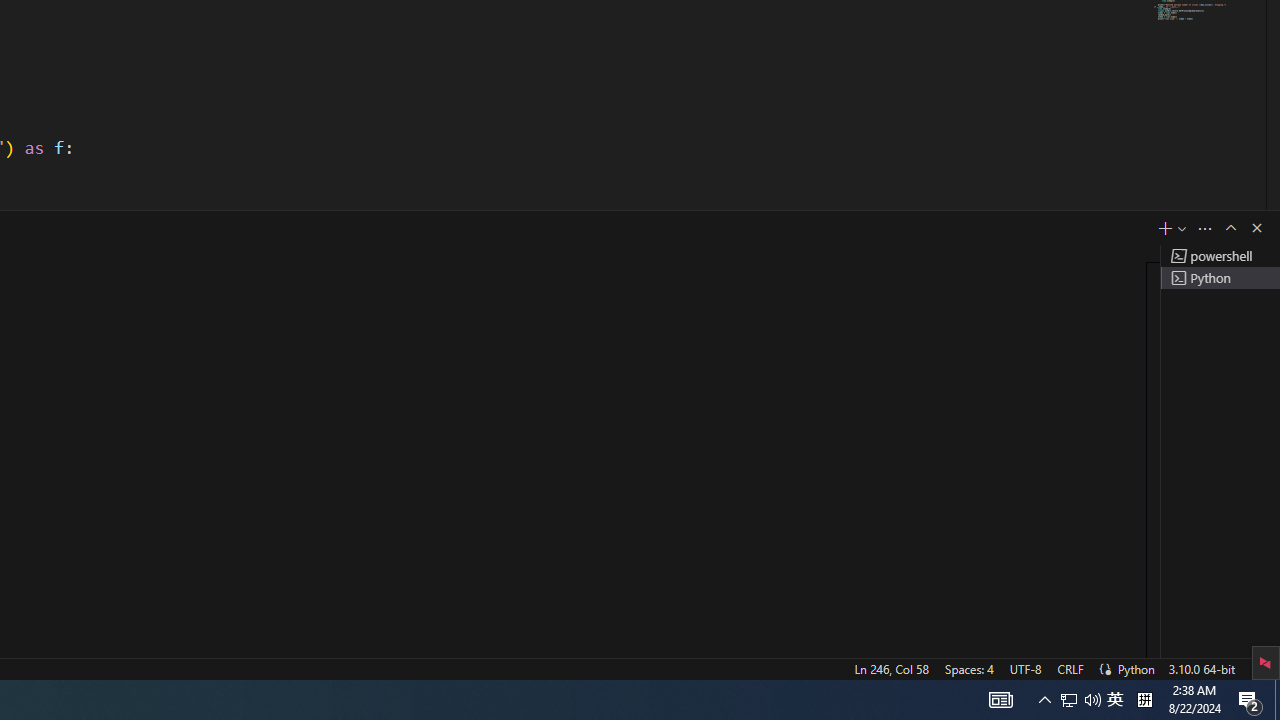 The image size is (1280, 720). What do you see at coordinates (1204, 227) in the screenshot?
I see `'Views and More Actions...'` at bounding box center [1204, 227].